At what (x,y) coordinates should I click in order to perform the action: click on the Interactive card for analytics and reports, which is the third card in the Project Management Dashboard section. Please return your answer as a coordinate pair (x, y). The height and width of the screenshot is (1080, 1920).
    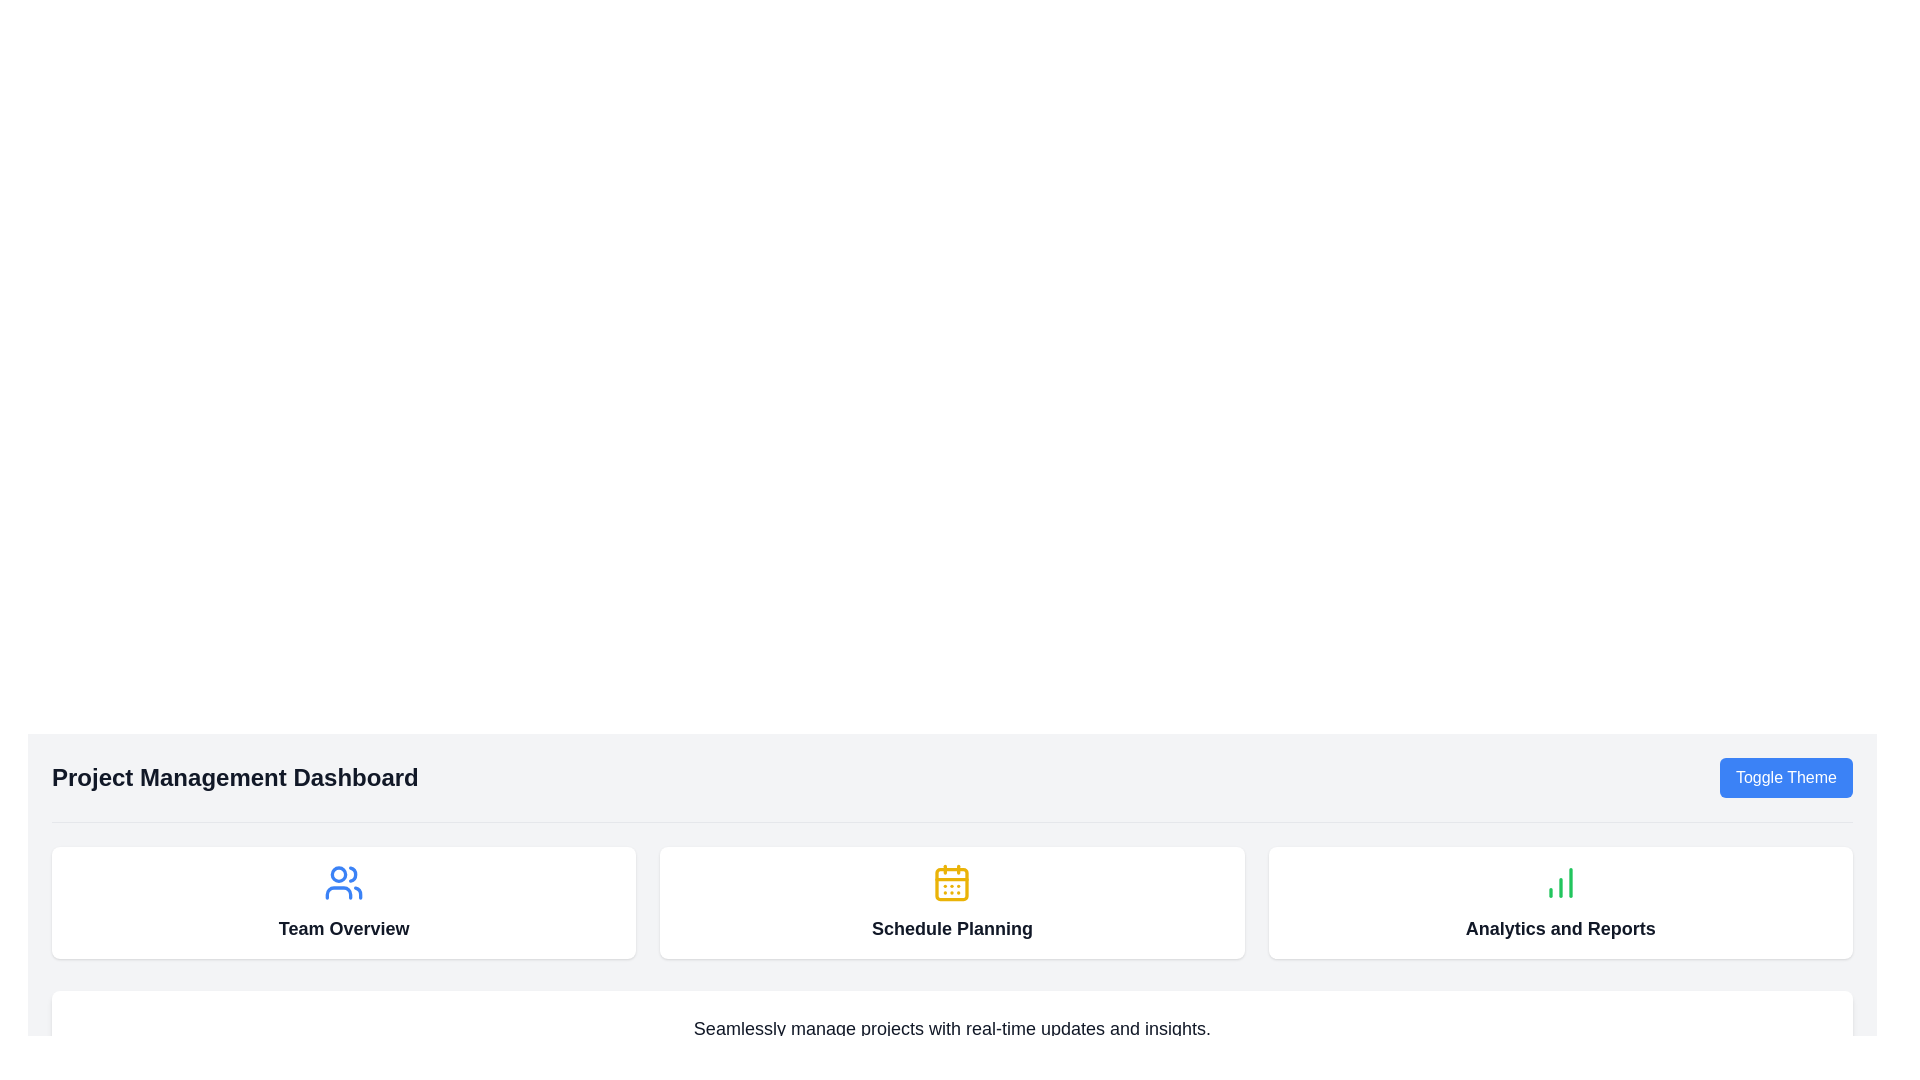
    Looking at the image, I should click on (1559, 902).